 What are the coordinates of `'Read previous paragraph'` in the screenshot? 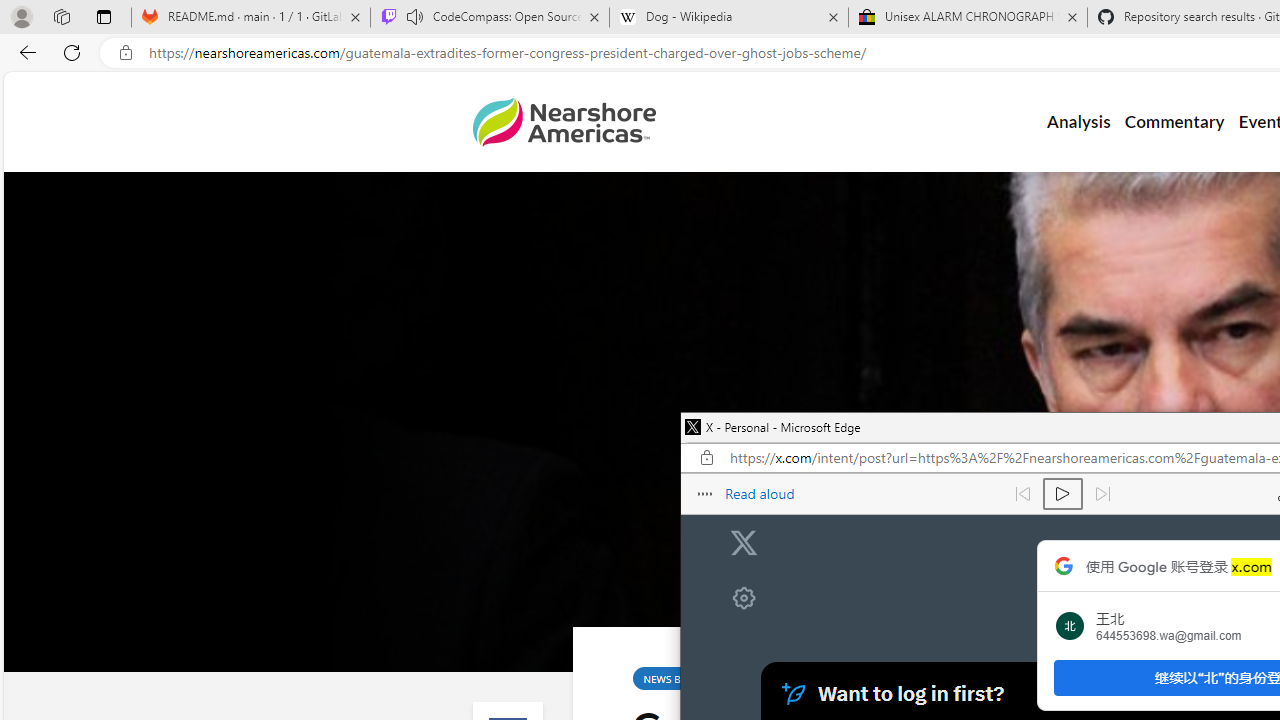 It's located at (1022, 493).